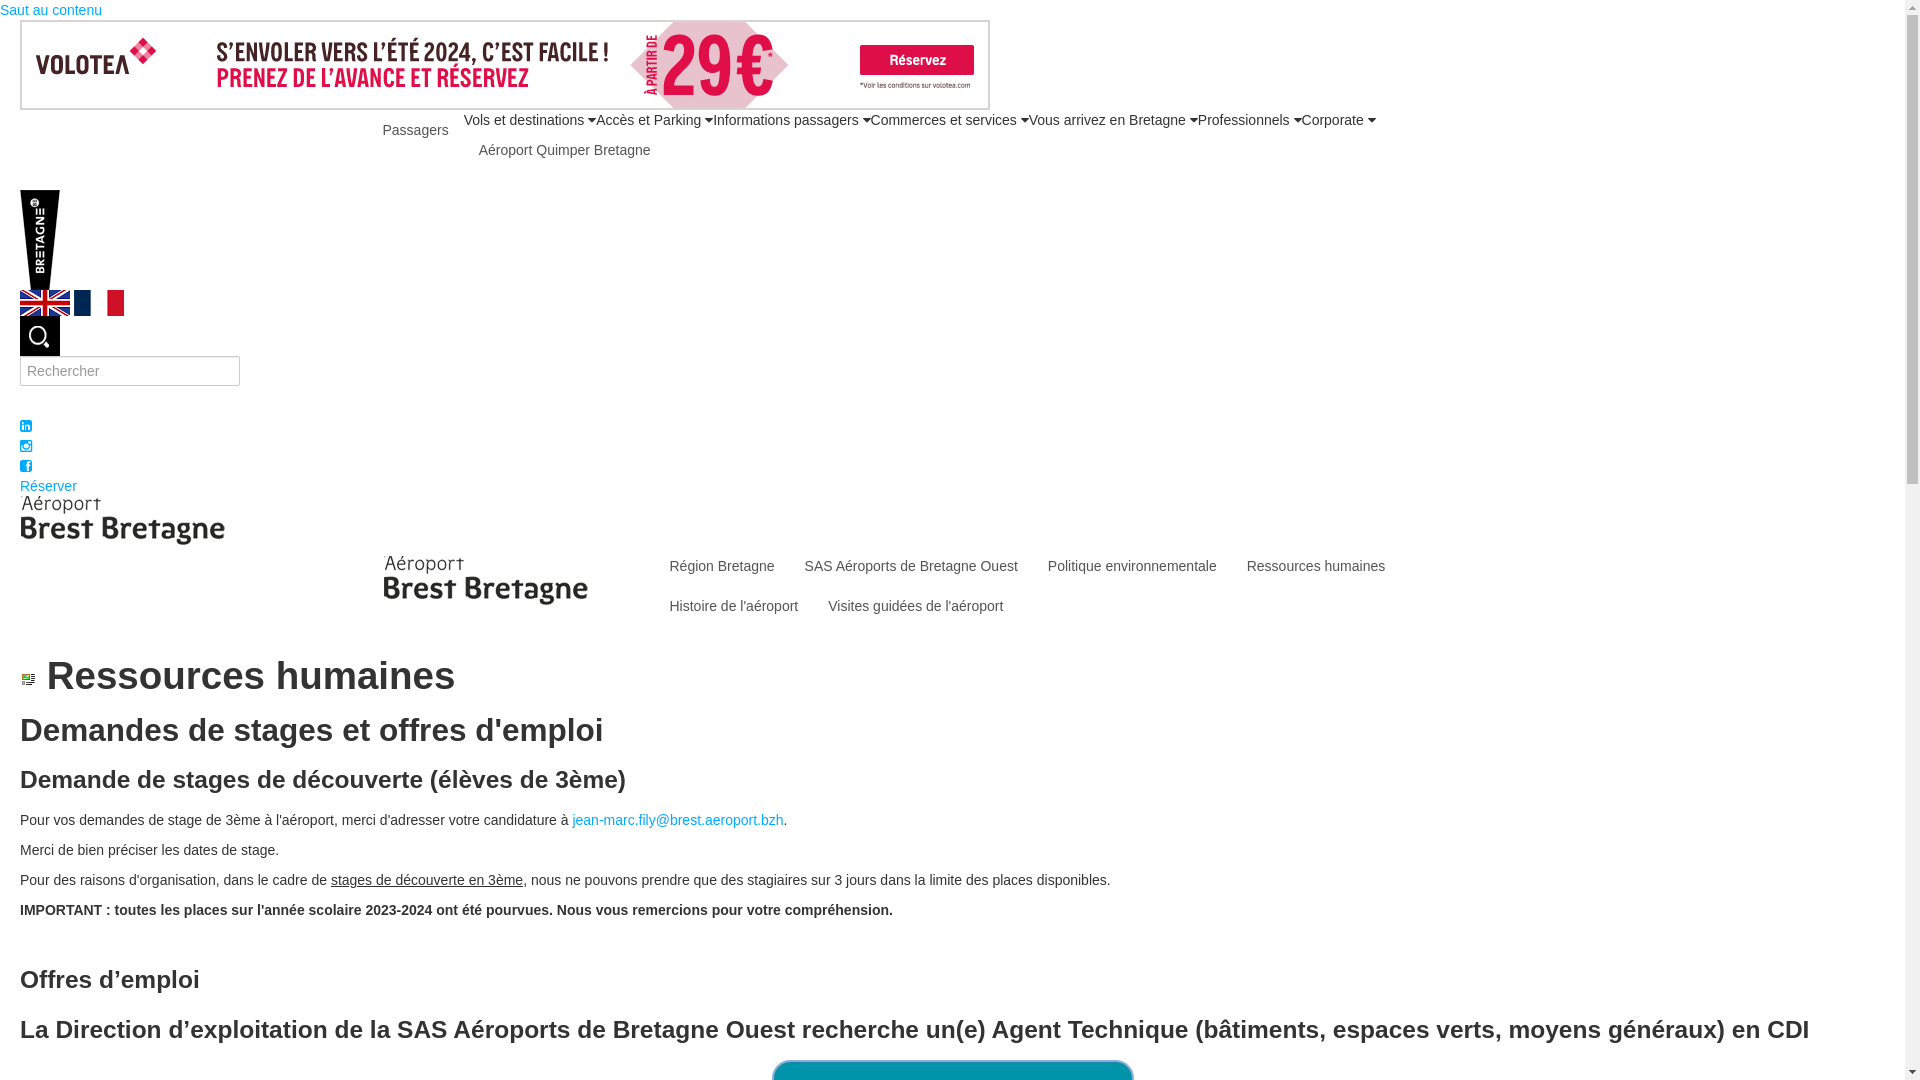 This screenshot has width=1920, height=1080. Describe the element at coordinates (1316, 566) in the screenshot. I see `'Ressources humaines'` at that location.